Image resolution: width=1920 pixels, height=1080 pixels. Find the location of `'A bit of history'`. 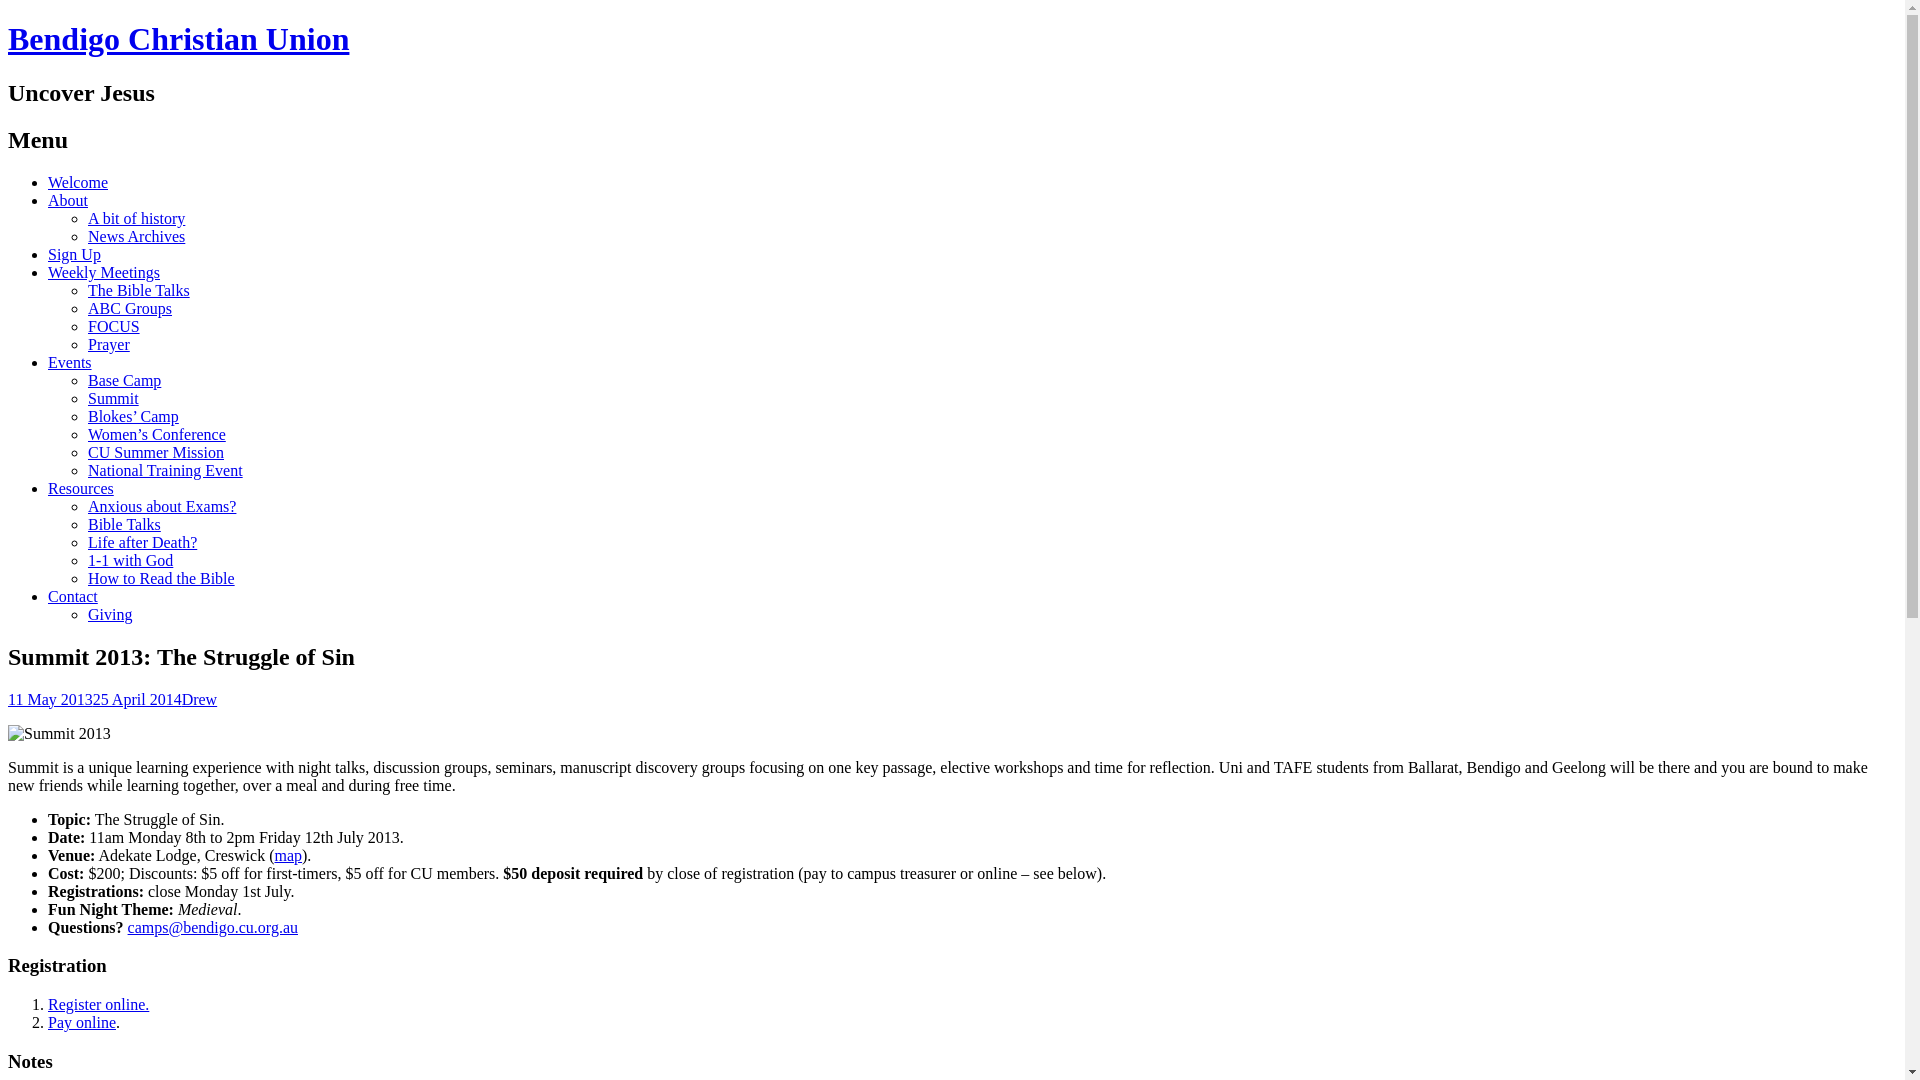

'A bit of history' is located at coordinates (135, 218).